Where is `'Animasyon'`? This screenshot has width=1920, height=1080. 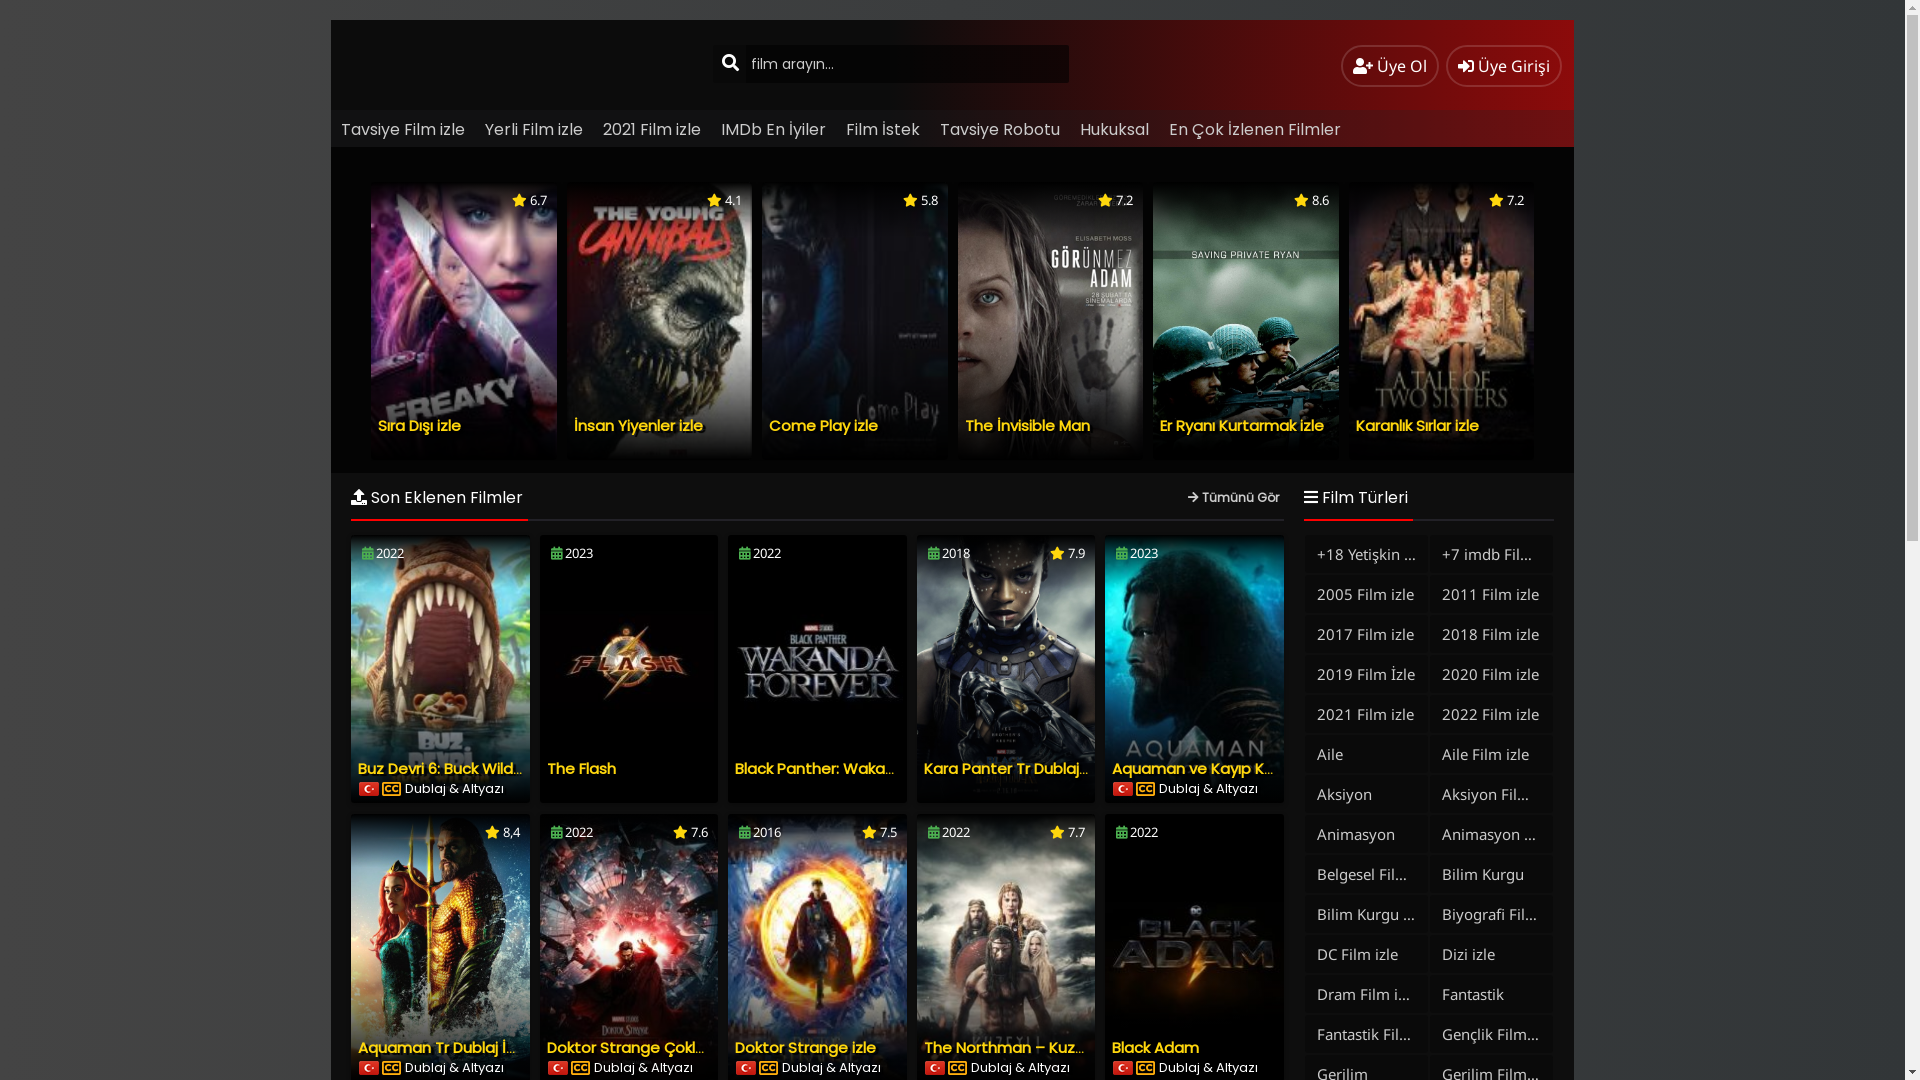 'Animasyon' is located at coordinates (1365, 833).